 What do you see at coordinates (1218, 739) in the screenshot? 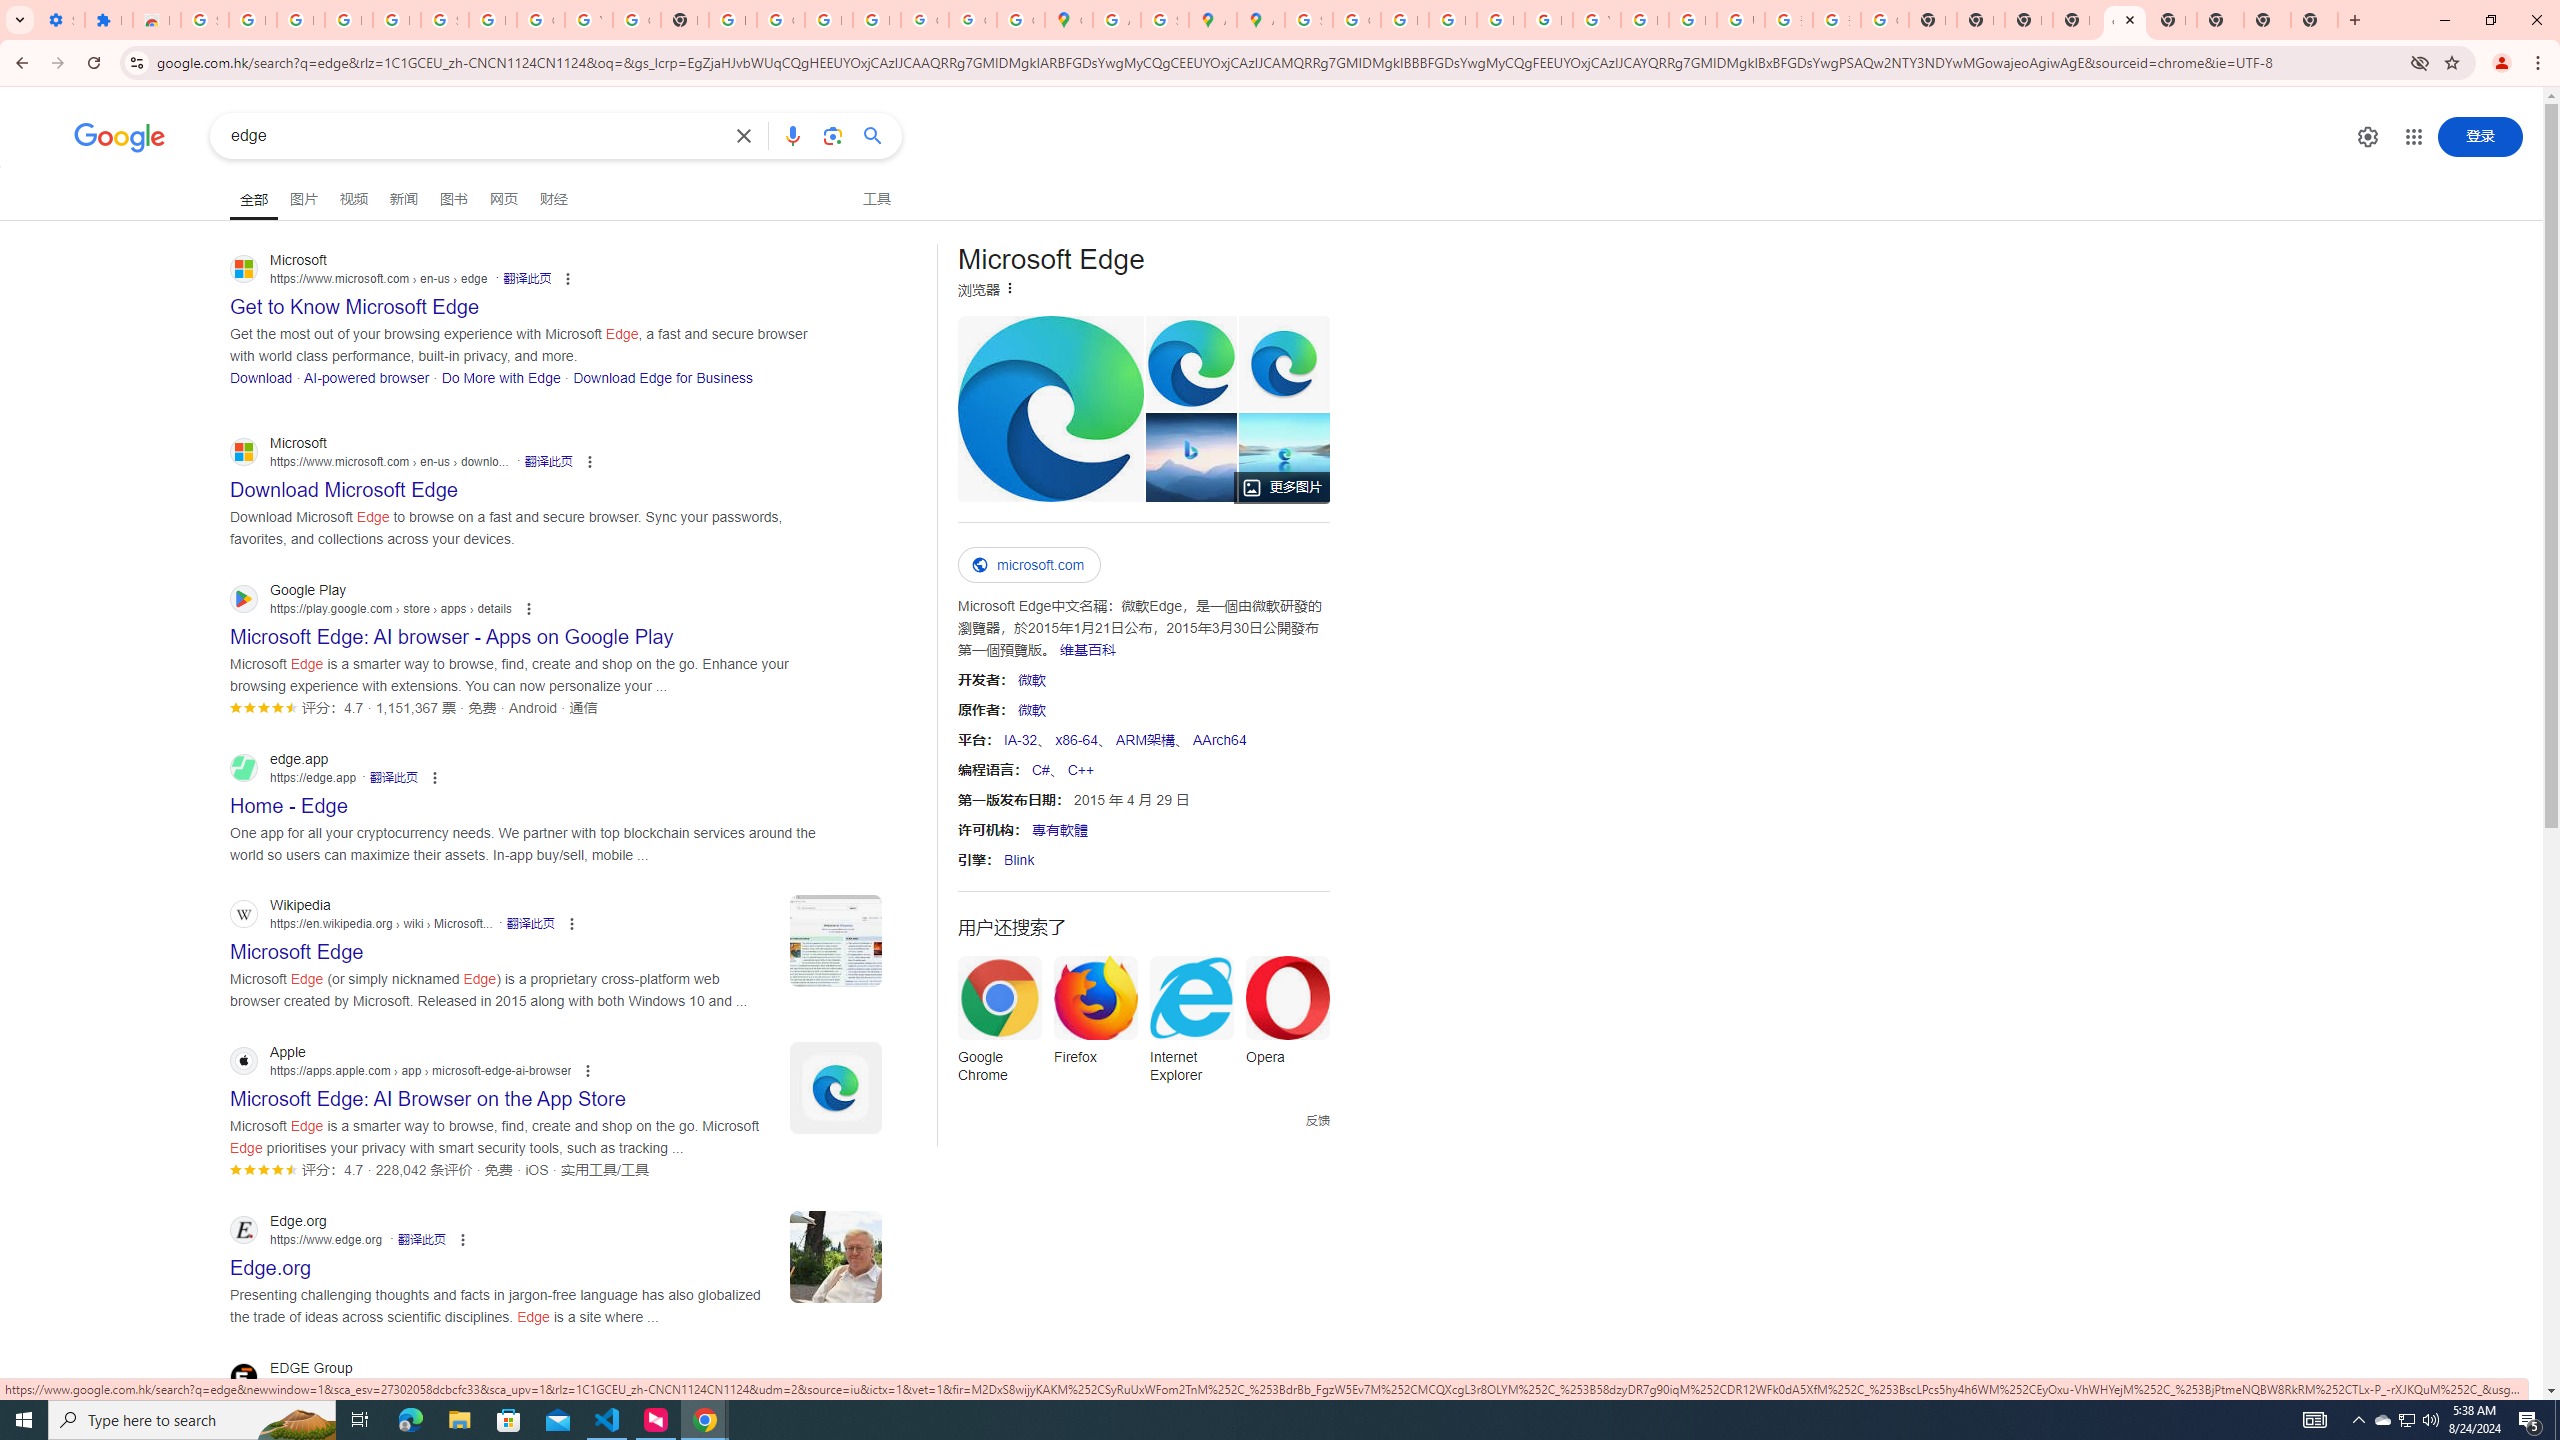
I see `'AArch64'` at bounding box center [1218, 739].